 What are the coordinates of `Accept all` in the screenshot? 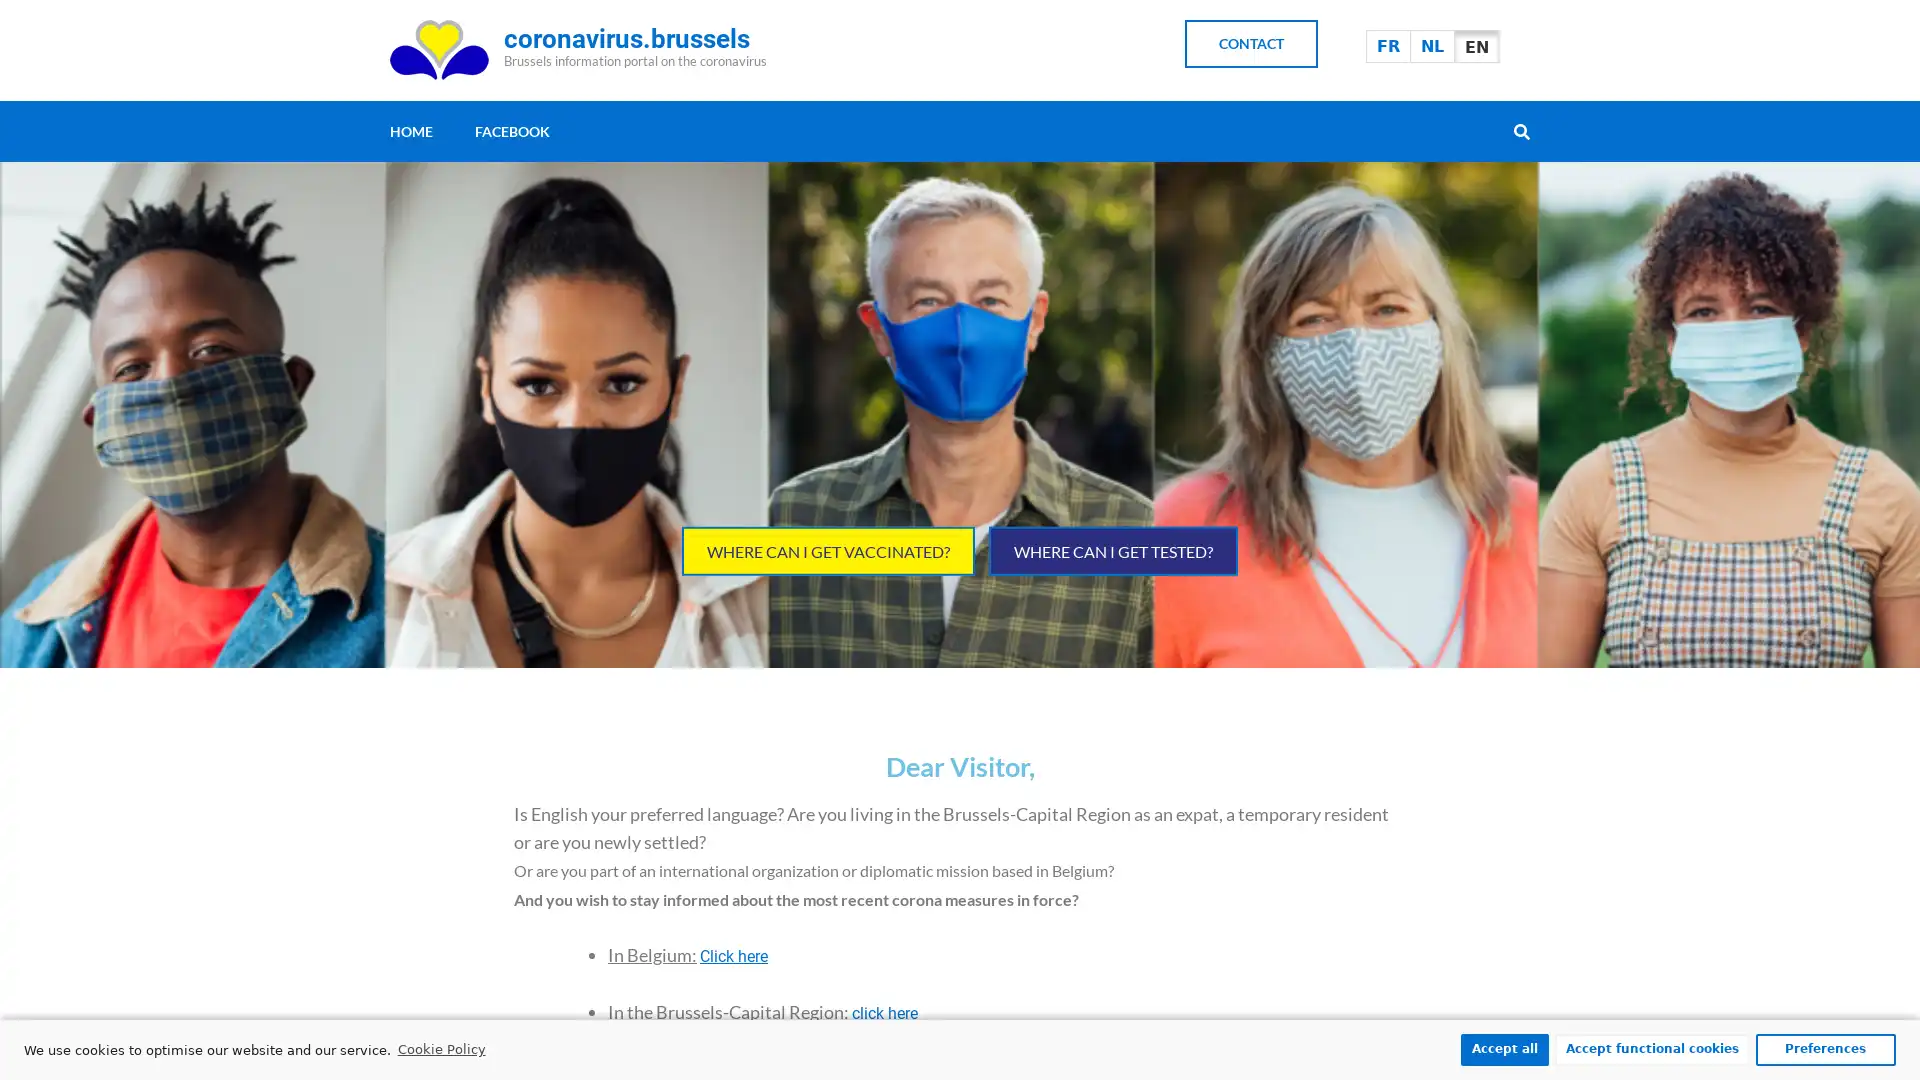 It's located at (1504, 1048).